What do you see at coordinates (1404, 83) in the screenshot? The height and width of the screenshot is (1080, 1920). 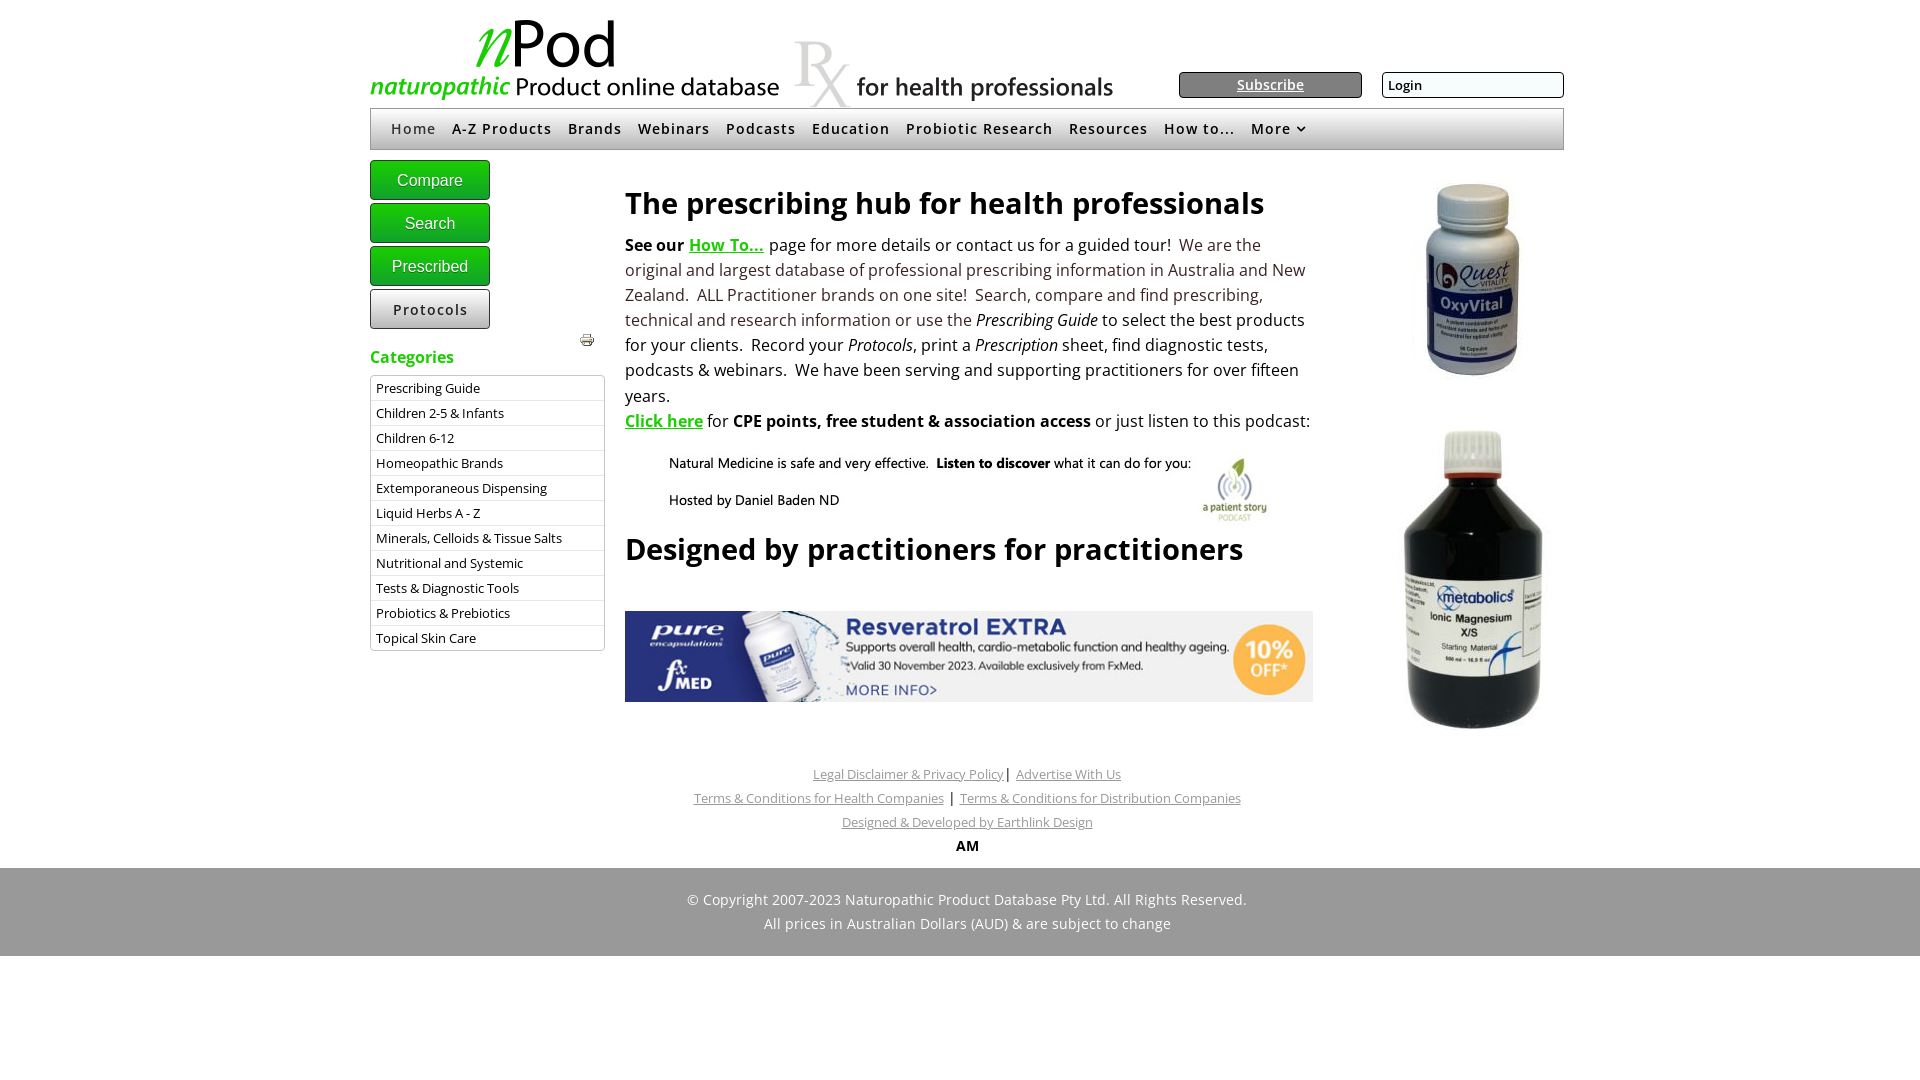 I see `'Login'` at bounding box center [1404, 83].